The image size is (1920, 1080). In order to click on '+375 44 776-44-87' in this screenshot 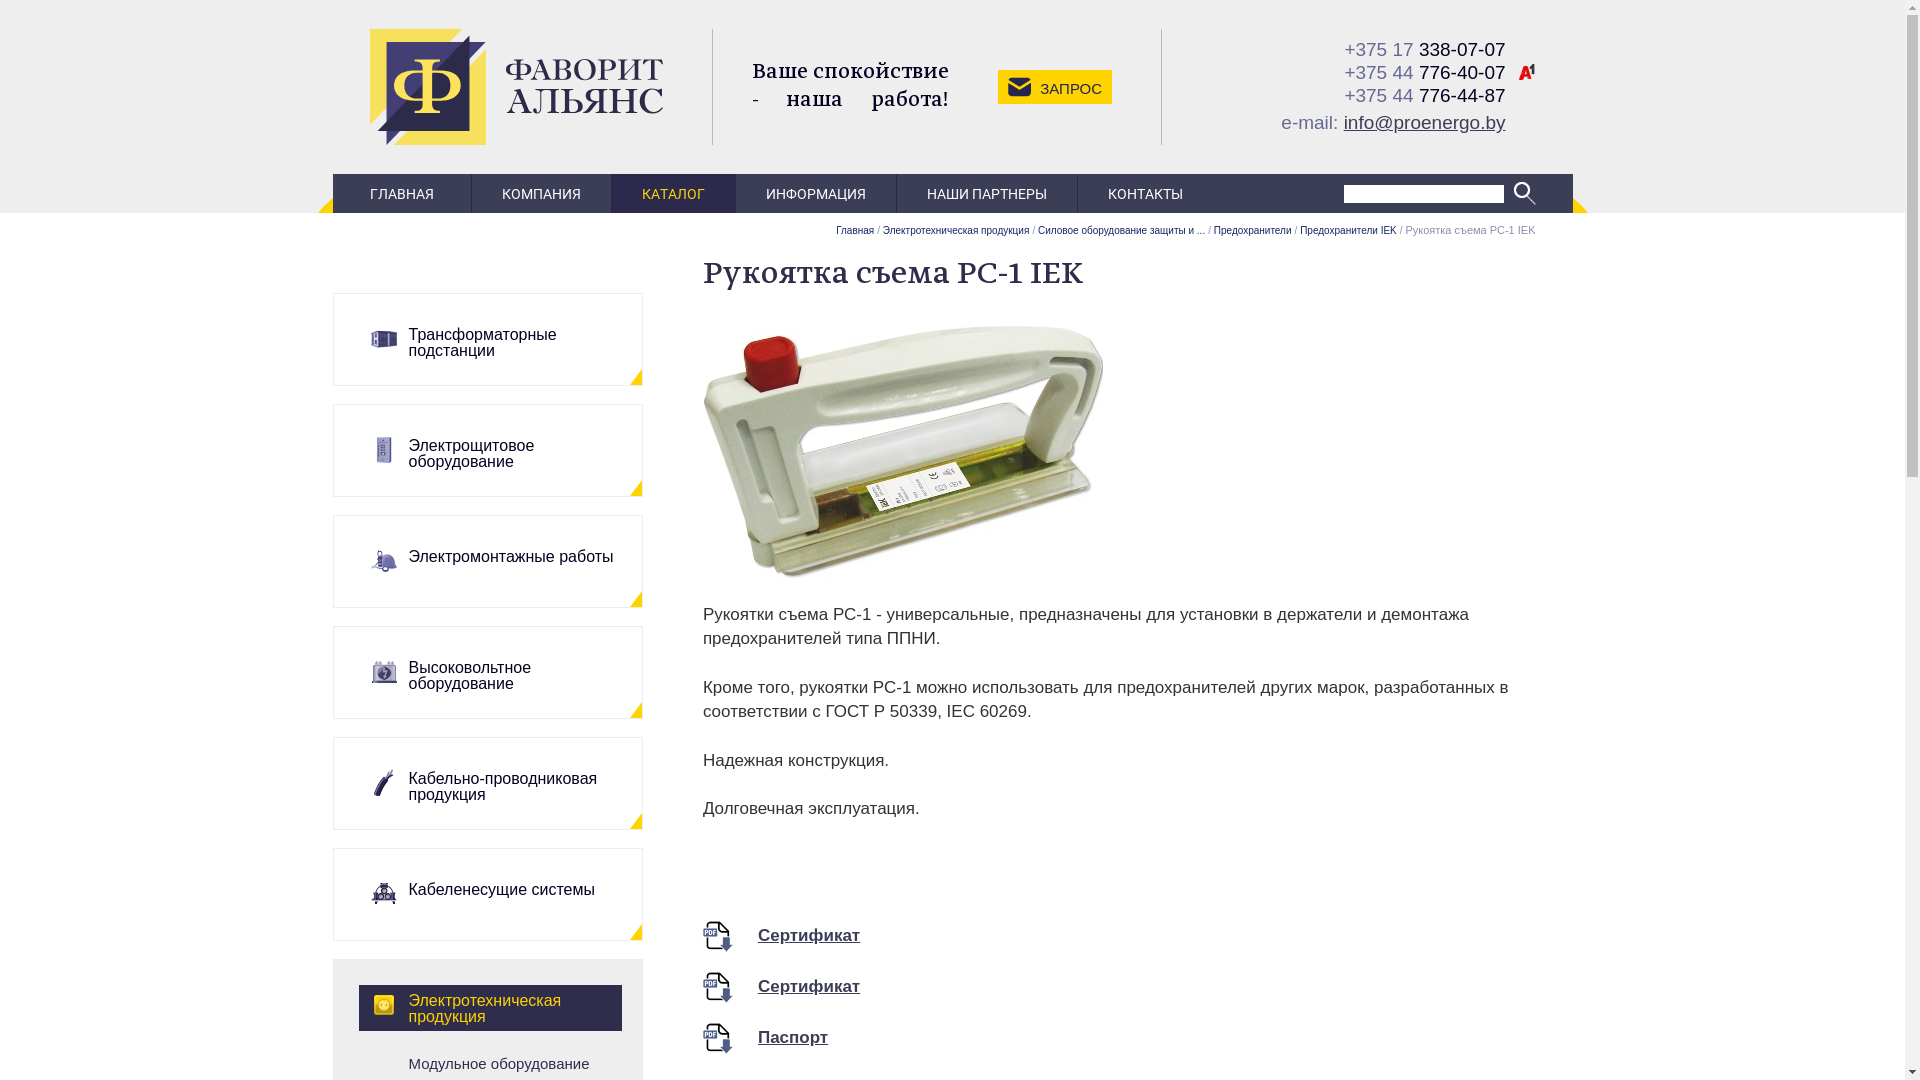, I will do `click(1423, 94)`.